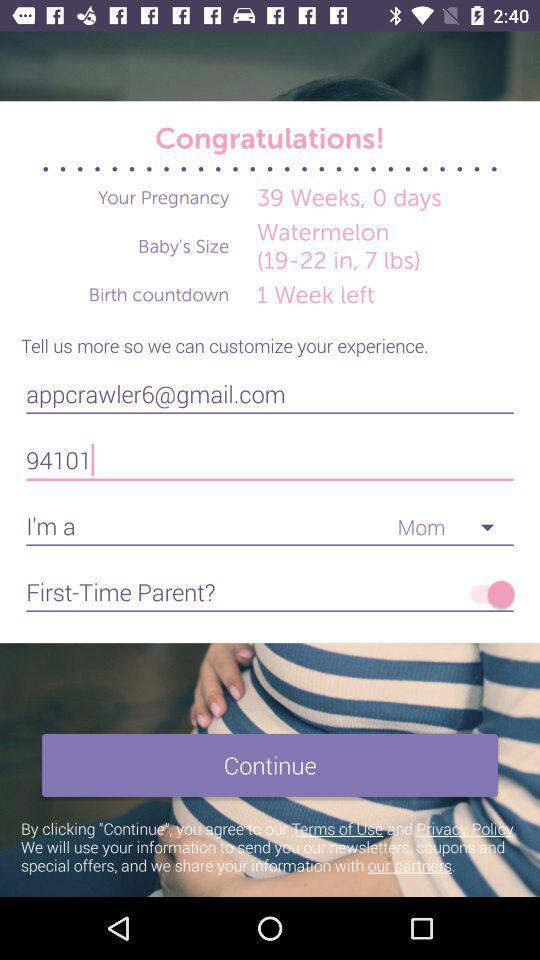 The image size is (540, 960). Describe the element at coordinates (270, 393) in the screenshot. I see `the appcrawler6@gmail.com` at that location.